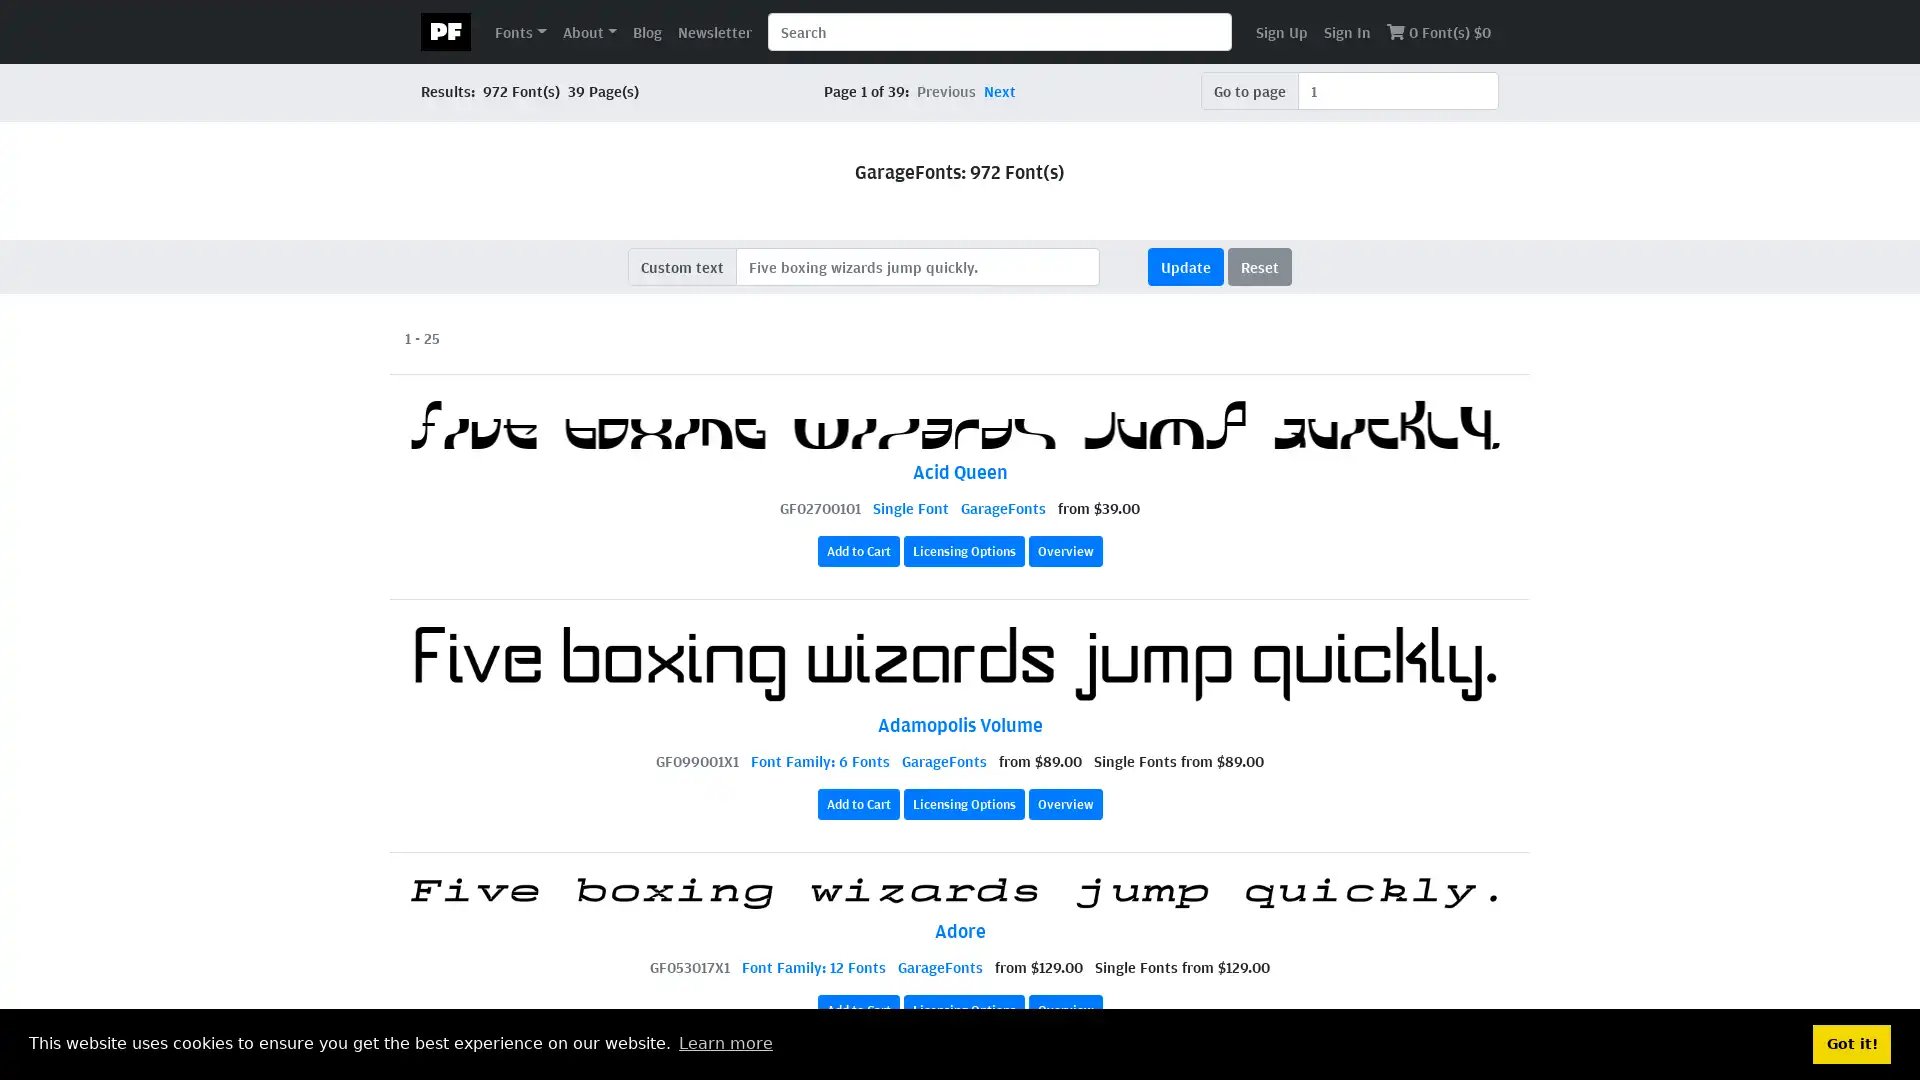  Describe the element at coordinates (724, 1043) in the screenshot. I see `learn more about cookies` at that location.